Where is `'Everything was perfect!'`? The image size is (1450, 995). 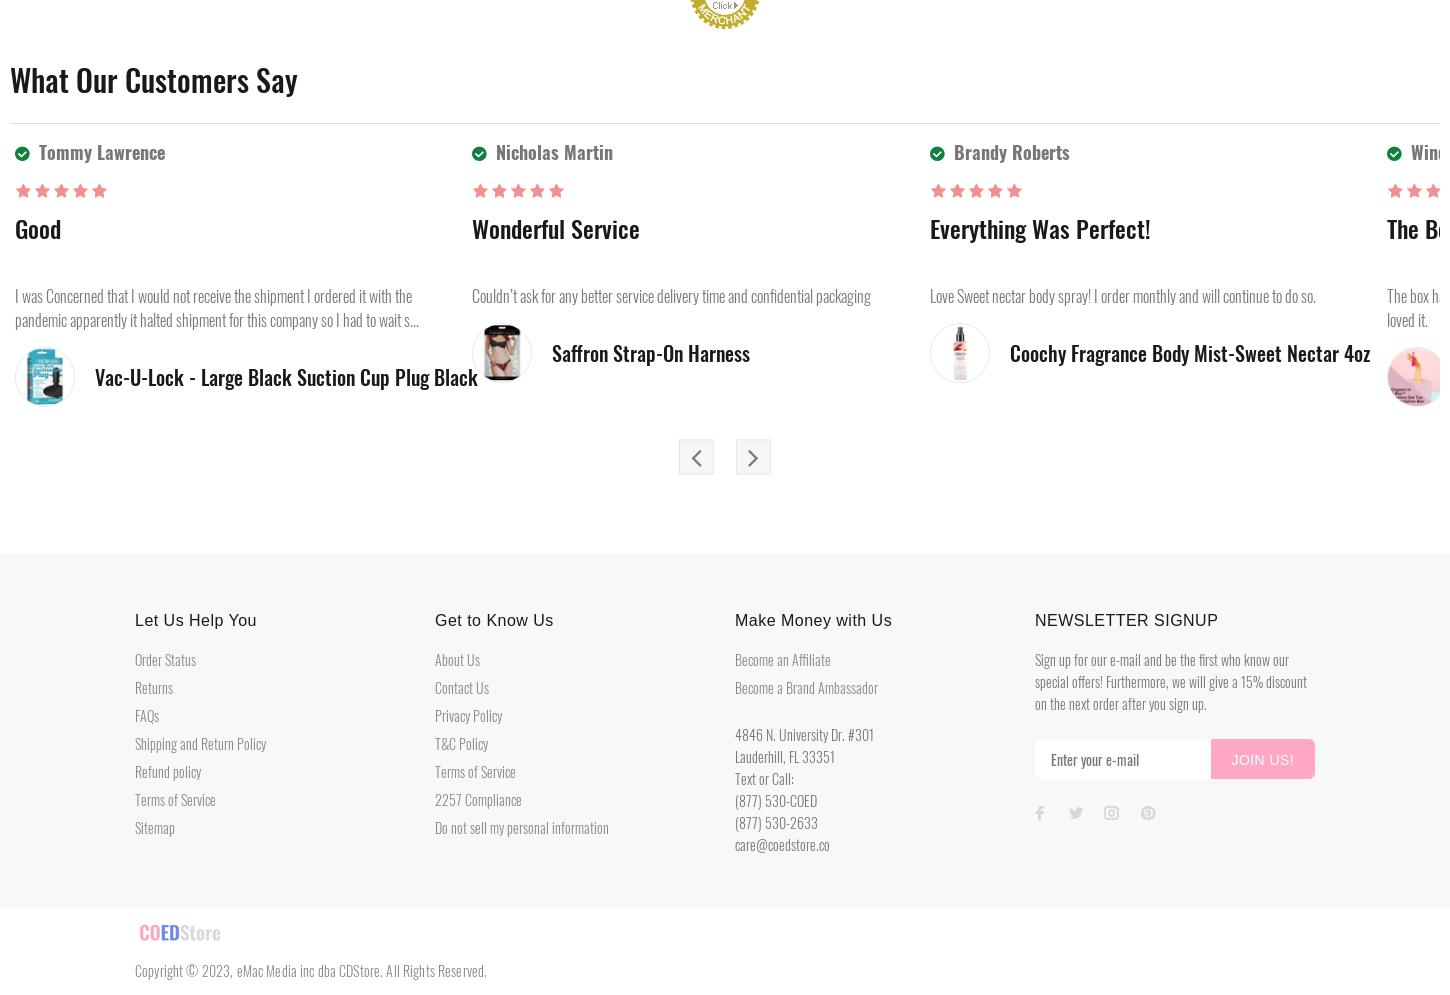
'Everything was perfect!' is located at coordinates (1039, 226).